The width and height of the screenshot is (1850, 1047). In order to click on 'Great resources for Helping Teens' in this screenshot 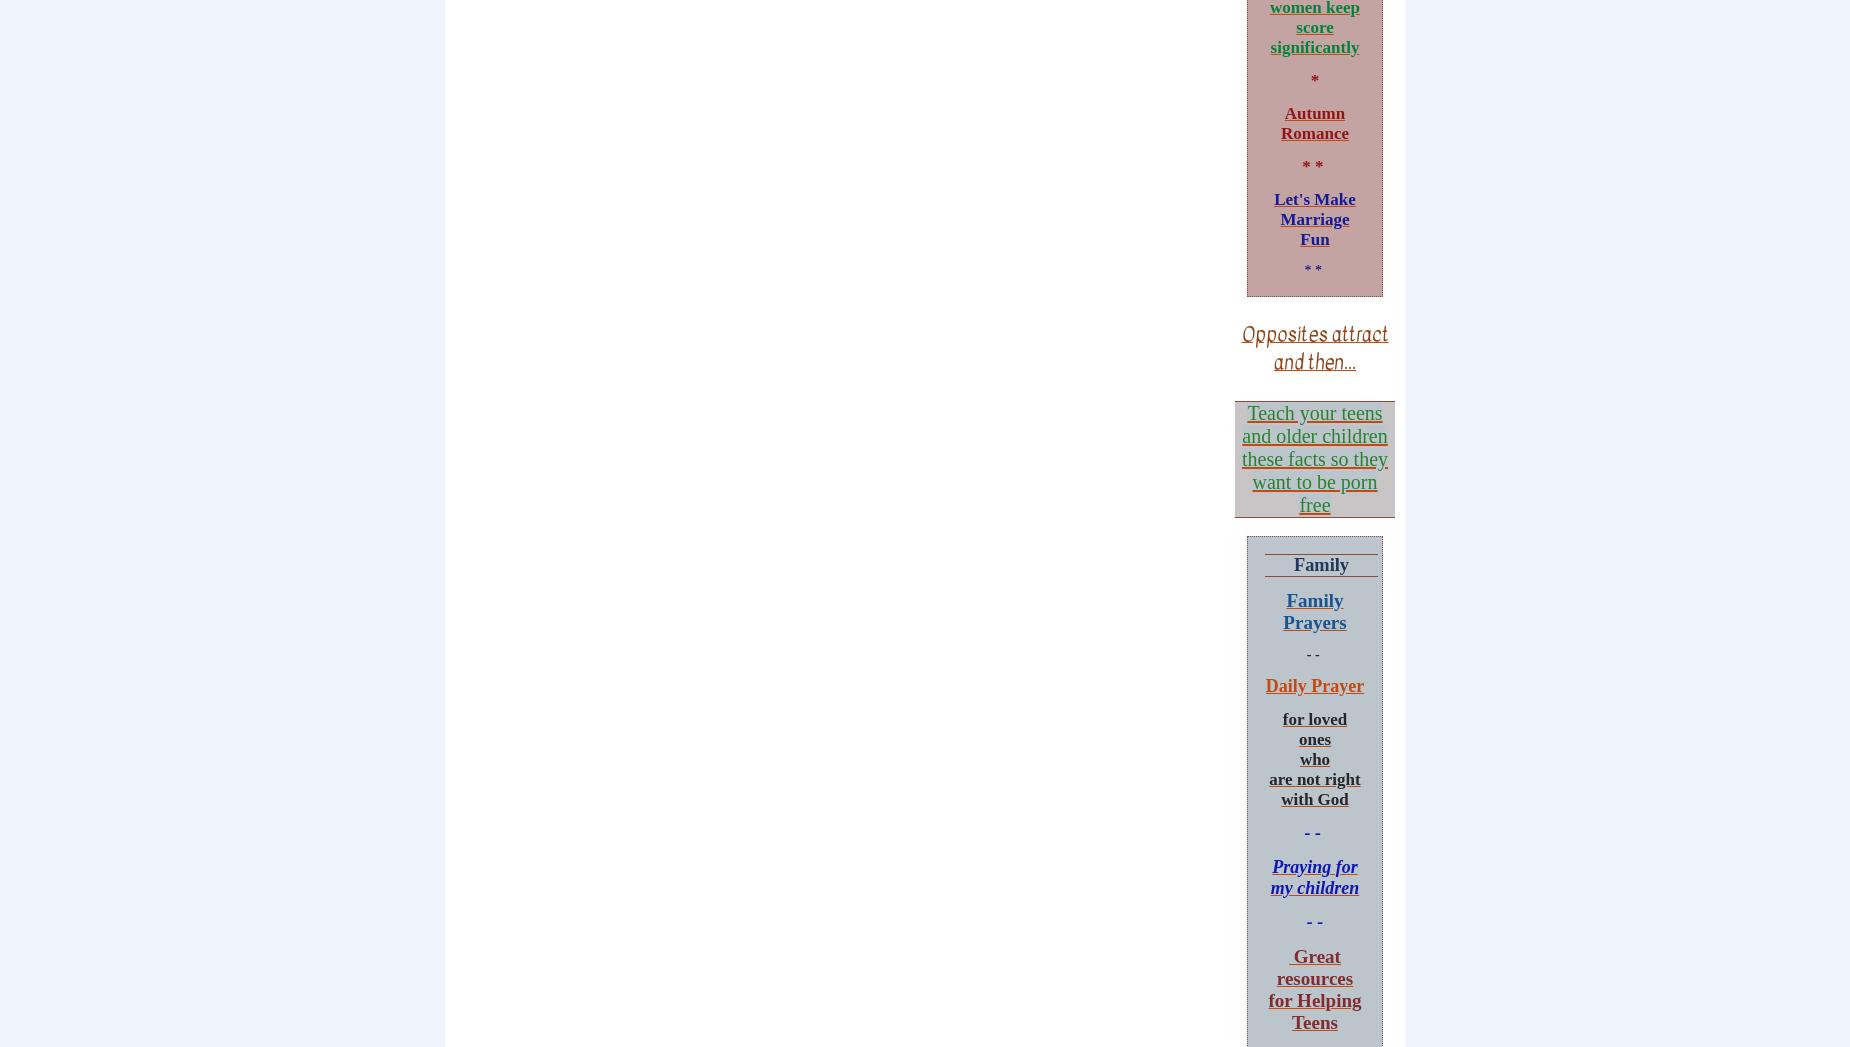, I will do `click(1313, 987)`.